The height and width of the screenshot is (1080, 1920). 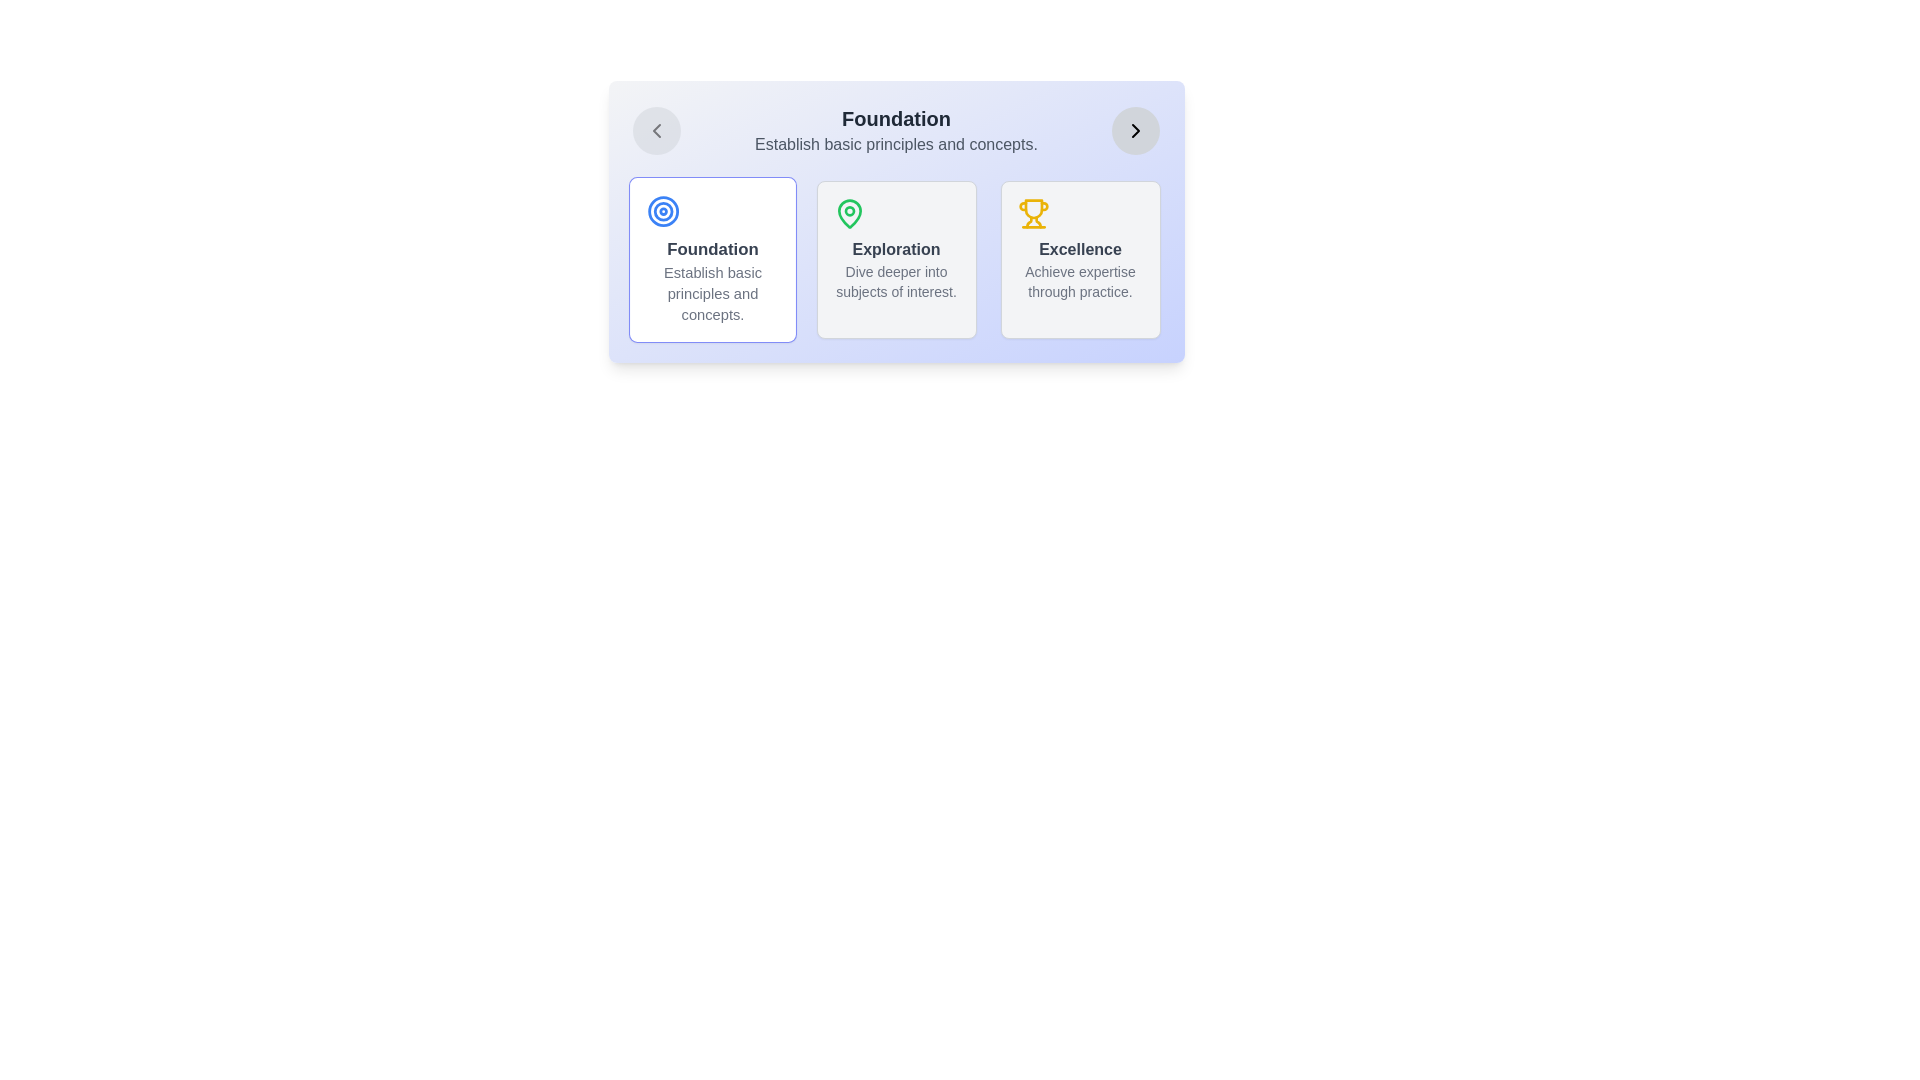 I want to click on the textual UI component that states 'Foundation' and its subtext 'Establish basic principles and concepts.', so click(x=895, y=131).